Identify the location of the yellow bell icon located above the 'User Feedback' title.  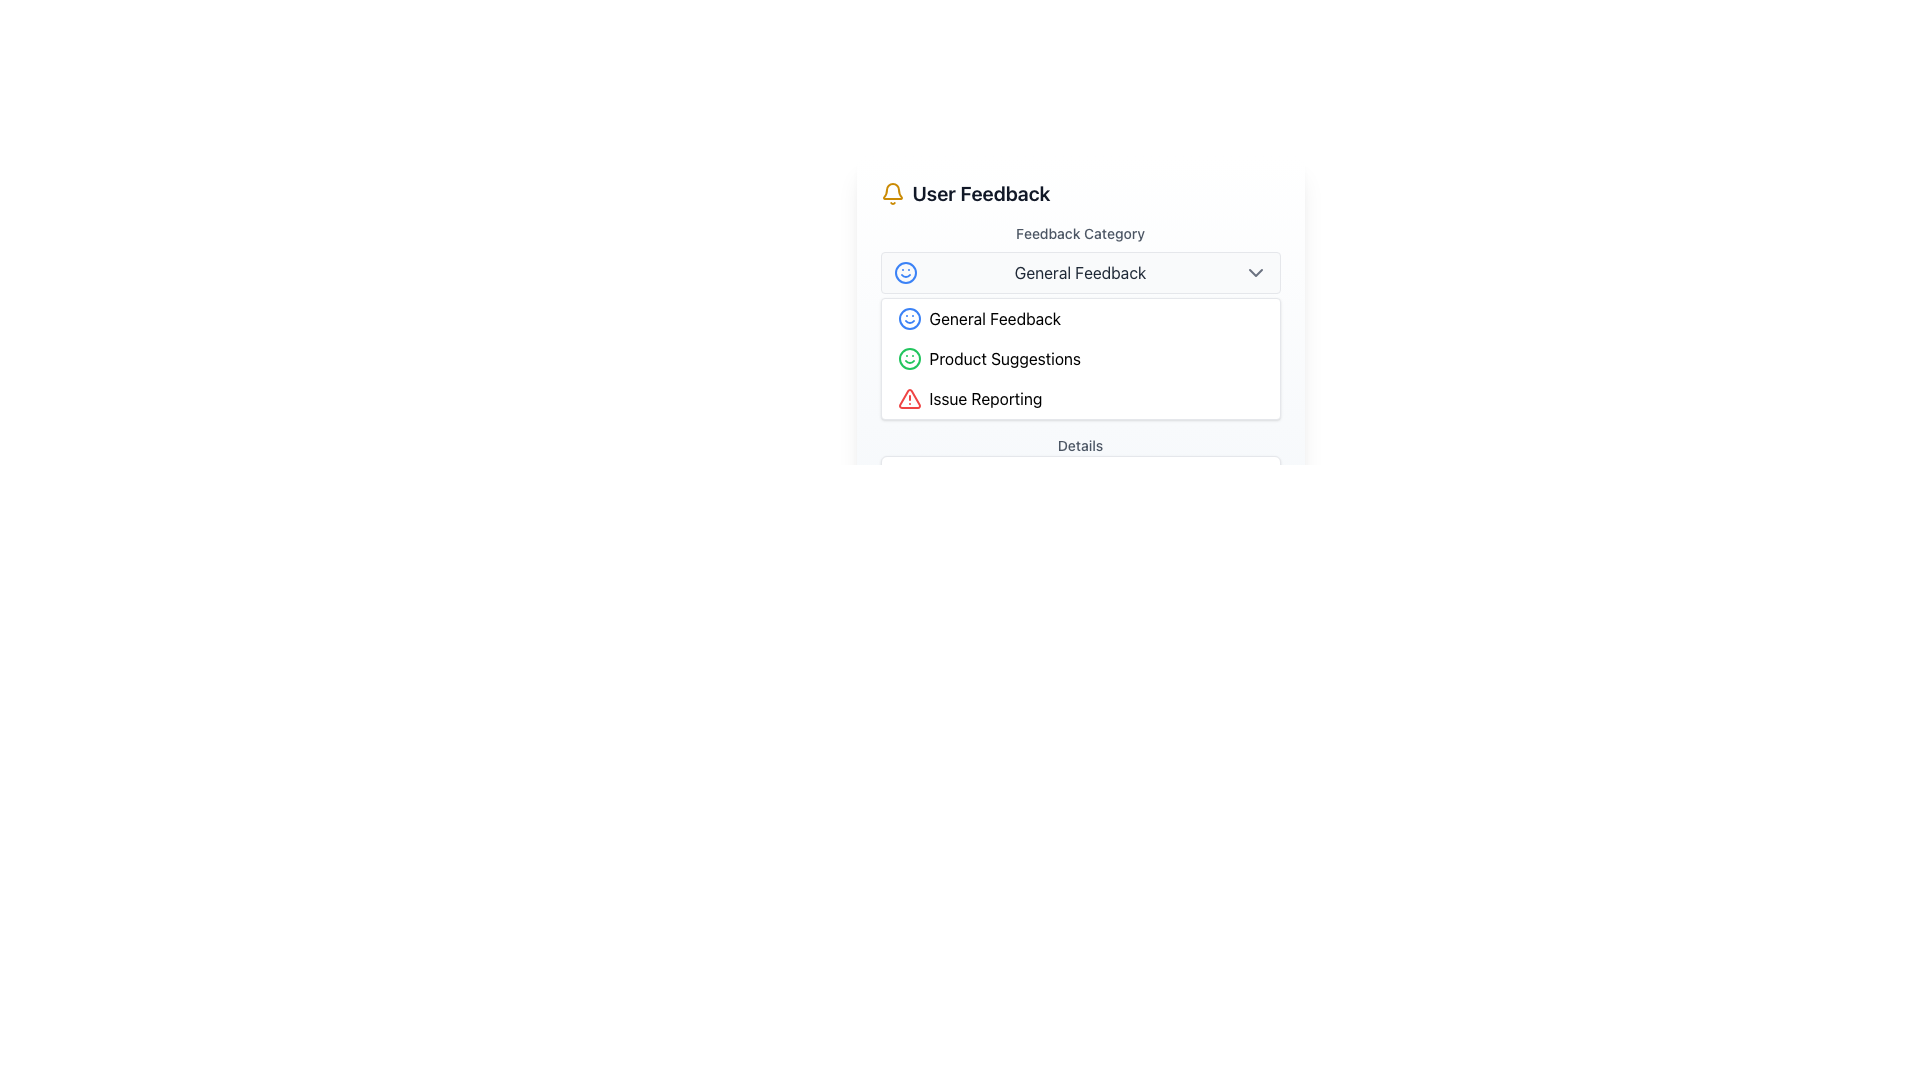
(891, 191).